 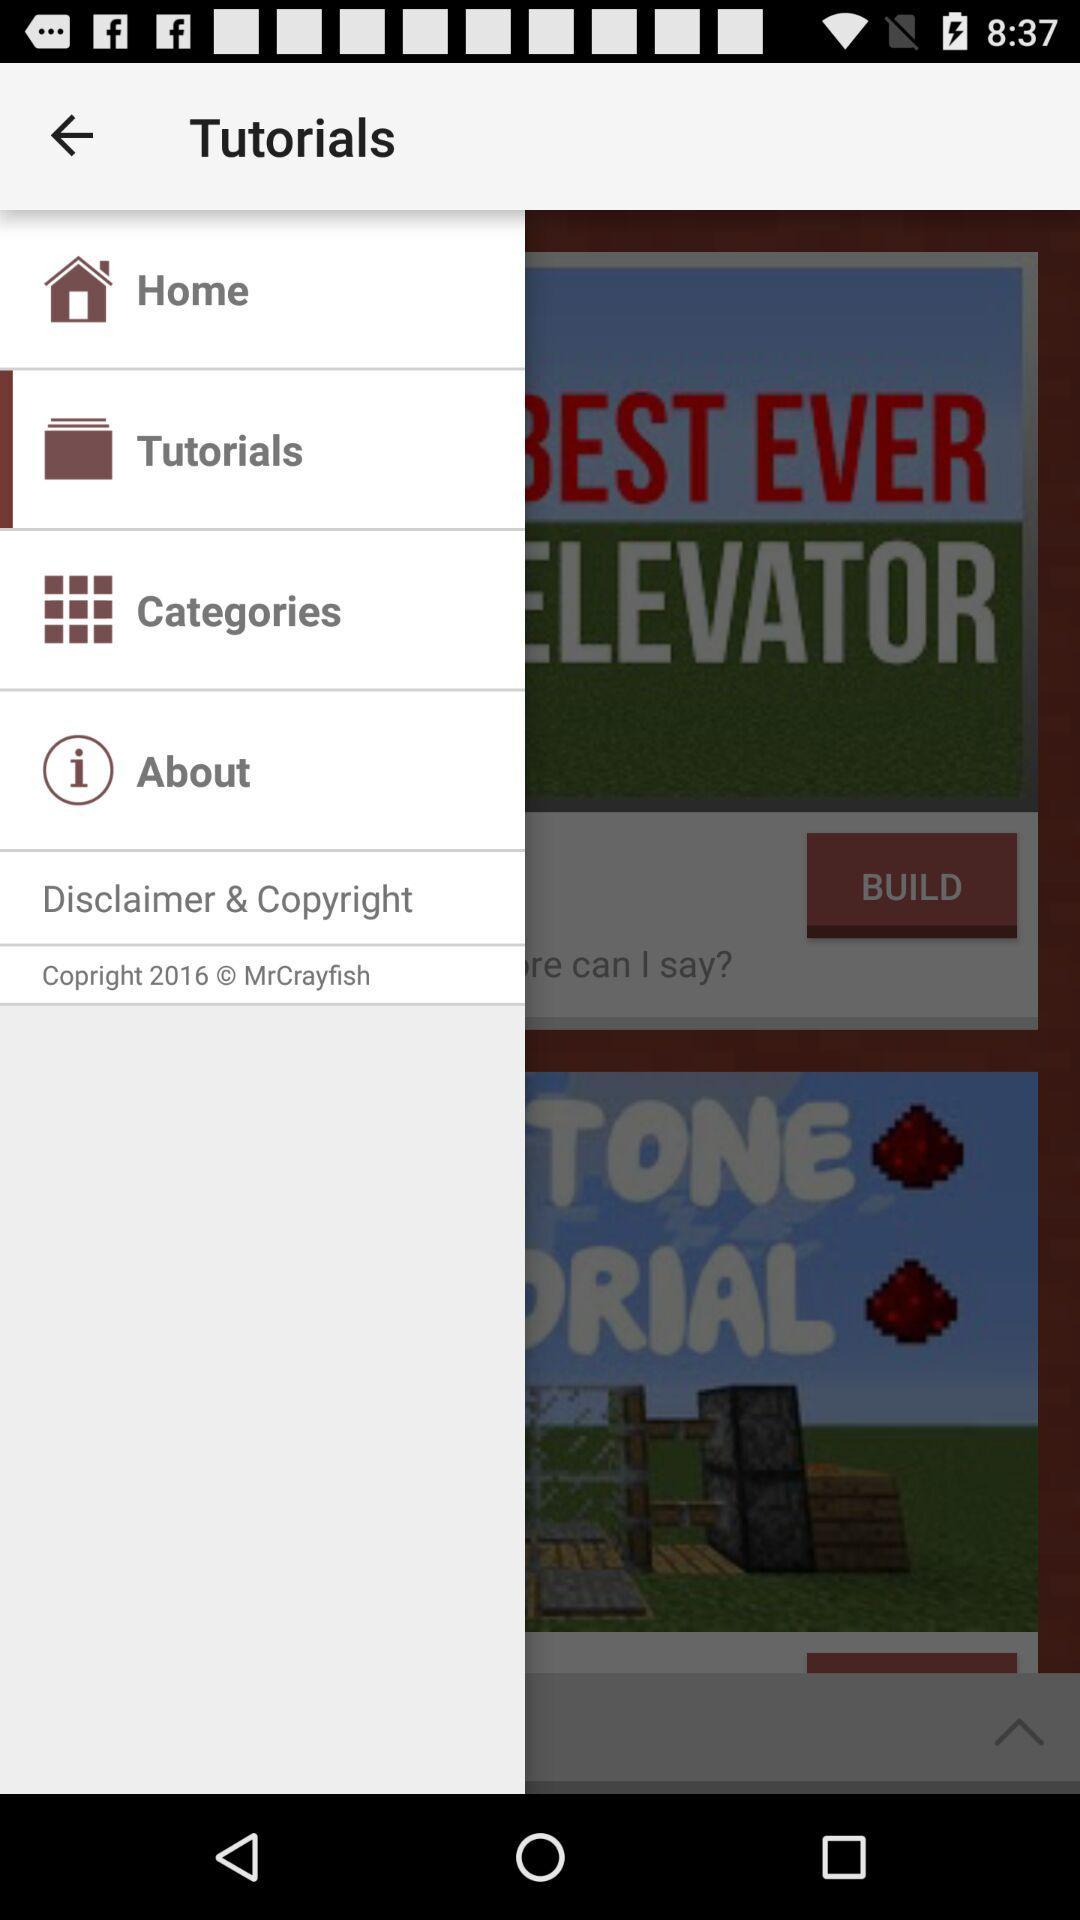 I want to click on symbol left to categories, so click(x=77, y=608).